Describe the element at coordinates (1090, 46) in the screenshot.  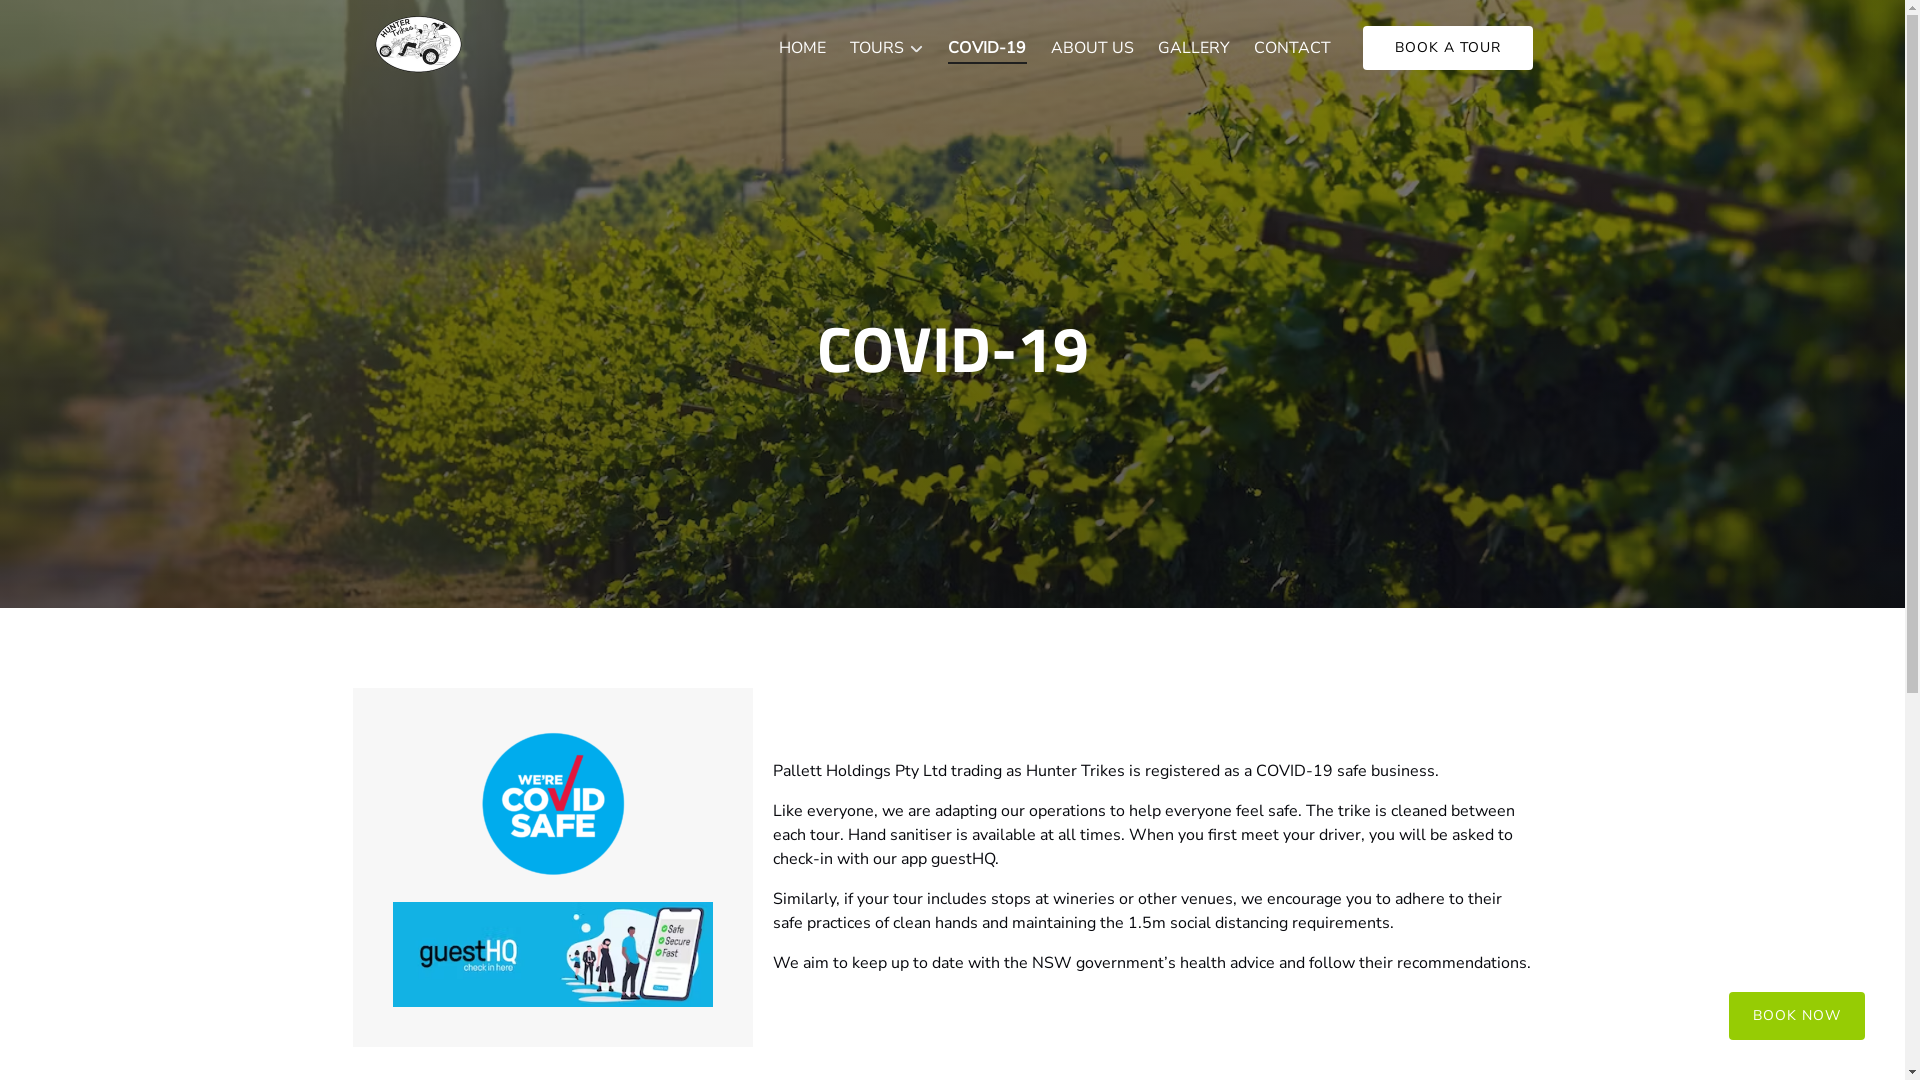
I see `'ABOUT US'` at that location.